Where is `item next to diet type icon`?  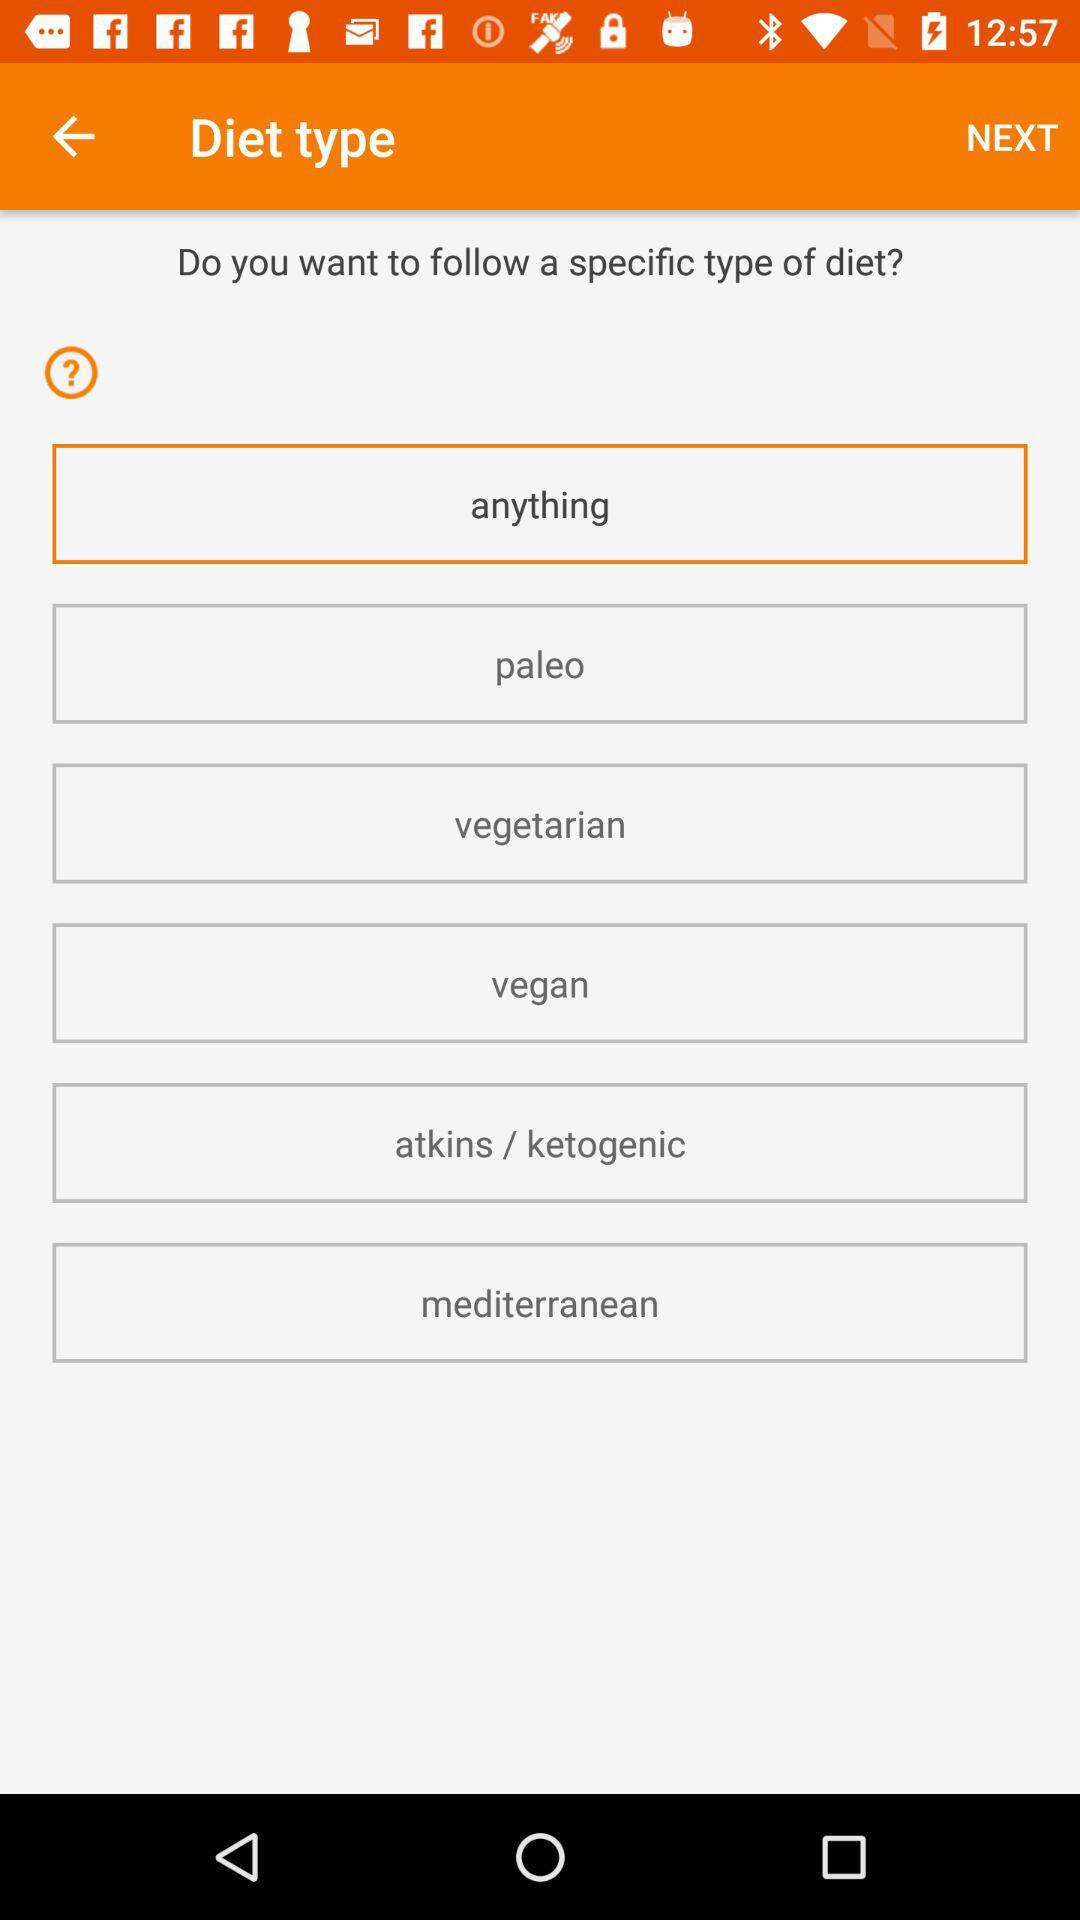
item next to diet type icon is located at coordinates (1012, 135).